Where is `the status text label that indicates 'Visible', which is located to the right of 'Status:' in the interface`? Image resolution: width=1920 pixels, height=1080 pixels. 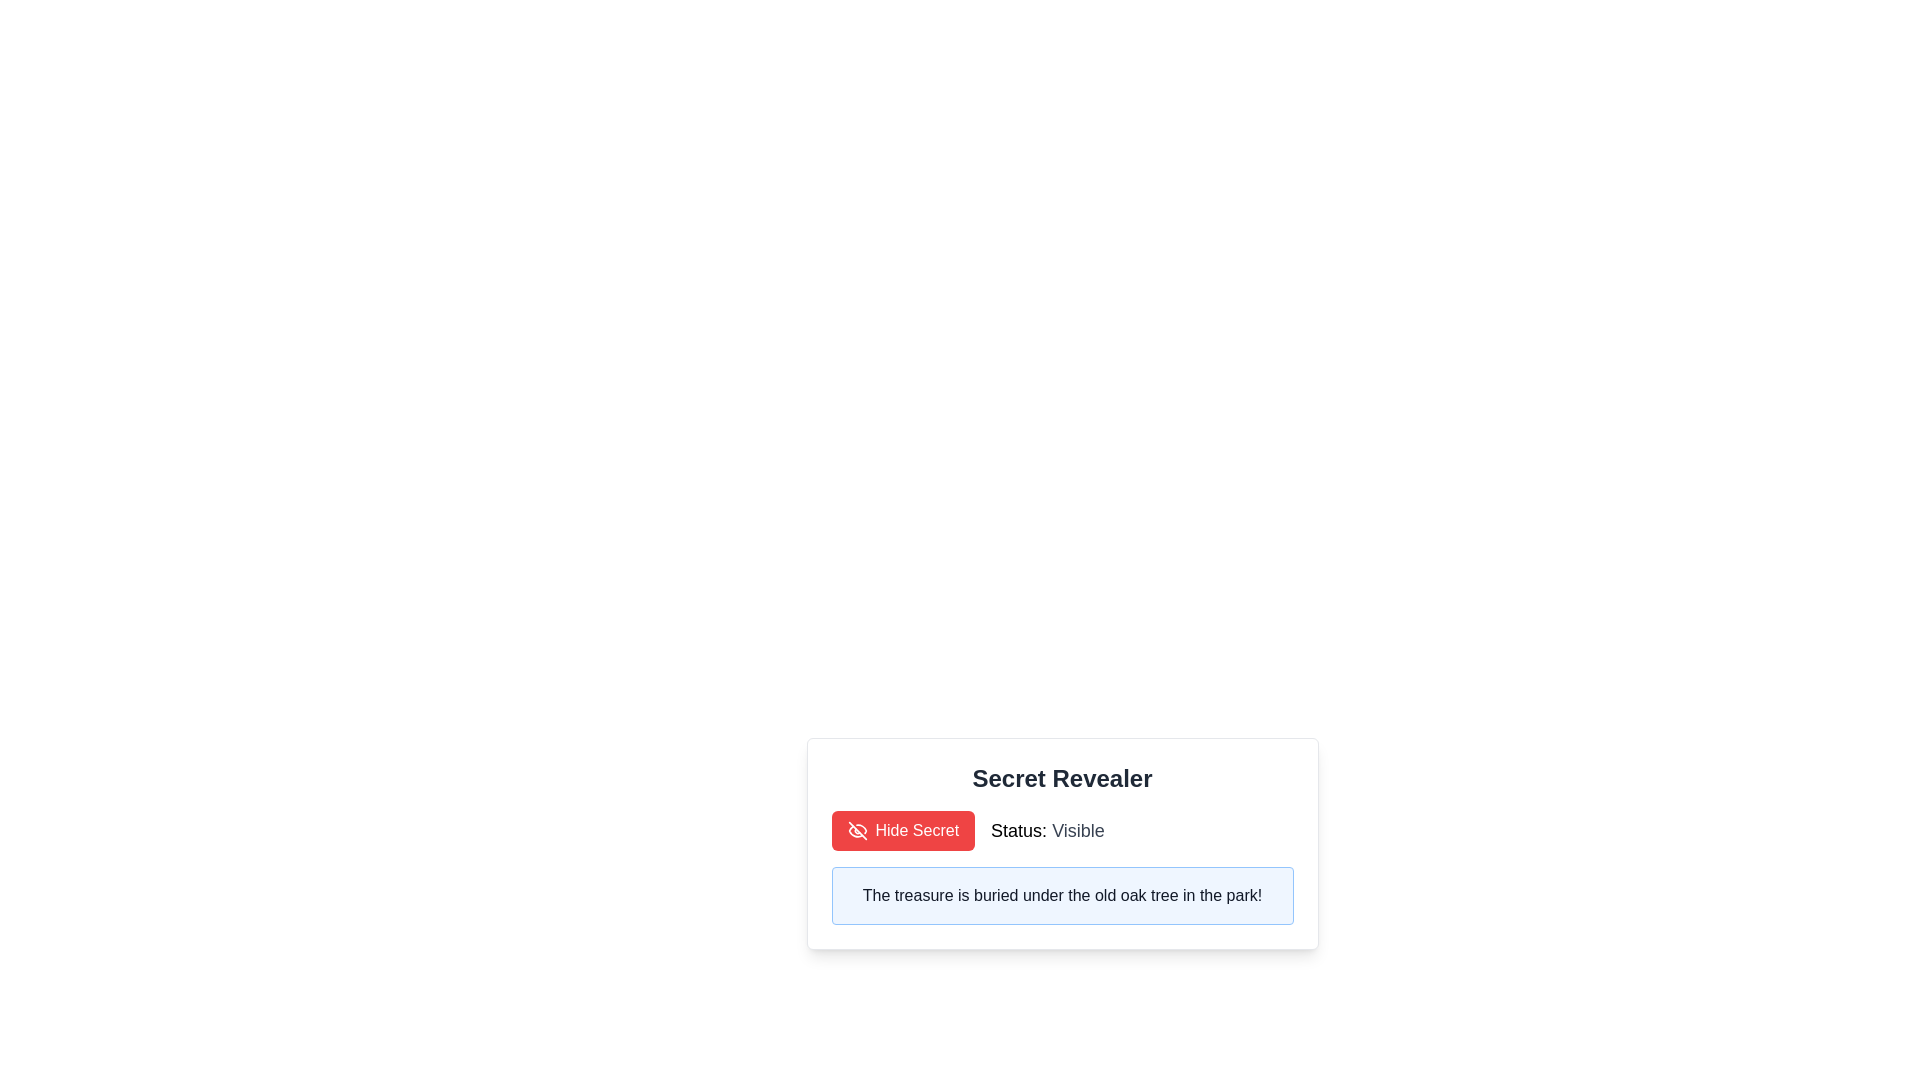
the status text label that indicates 'Visible', which is located to the right of 'Status:' in the interface is located at coordinates (1077, 830).